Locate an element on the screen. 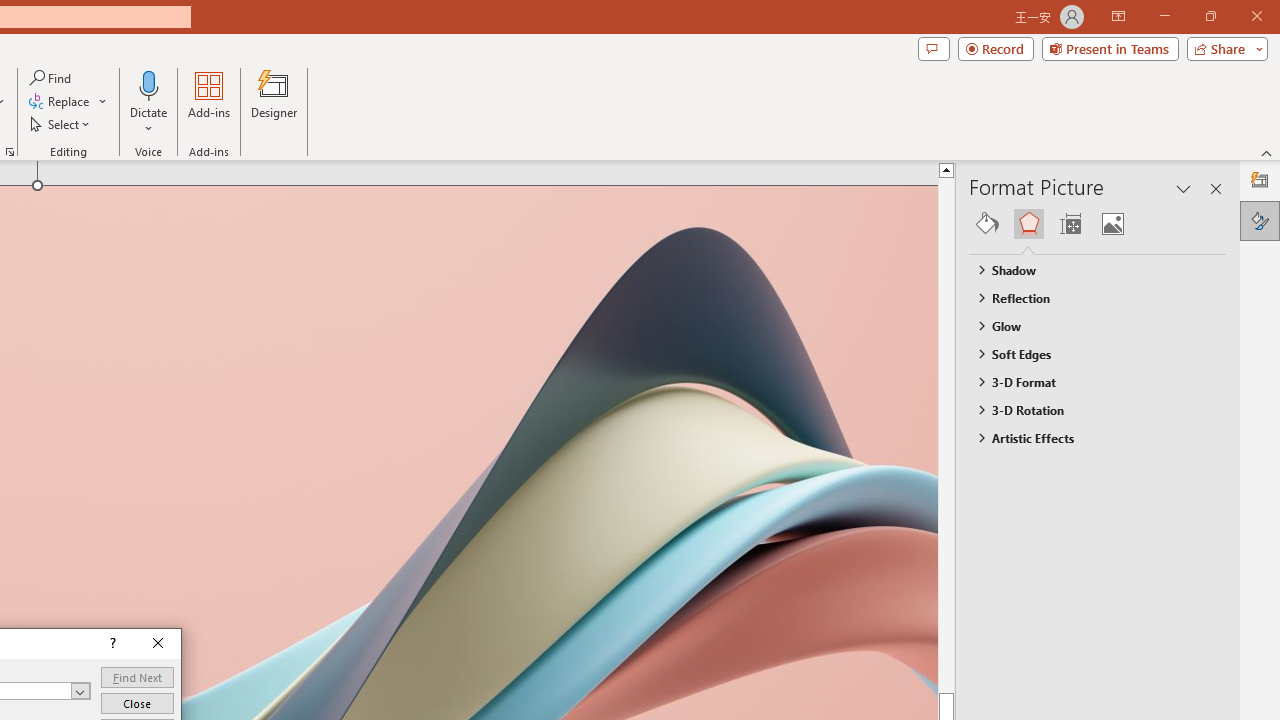 The image size is (1280, 720). 'Picture' is located at coordinates (1111, 223).